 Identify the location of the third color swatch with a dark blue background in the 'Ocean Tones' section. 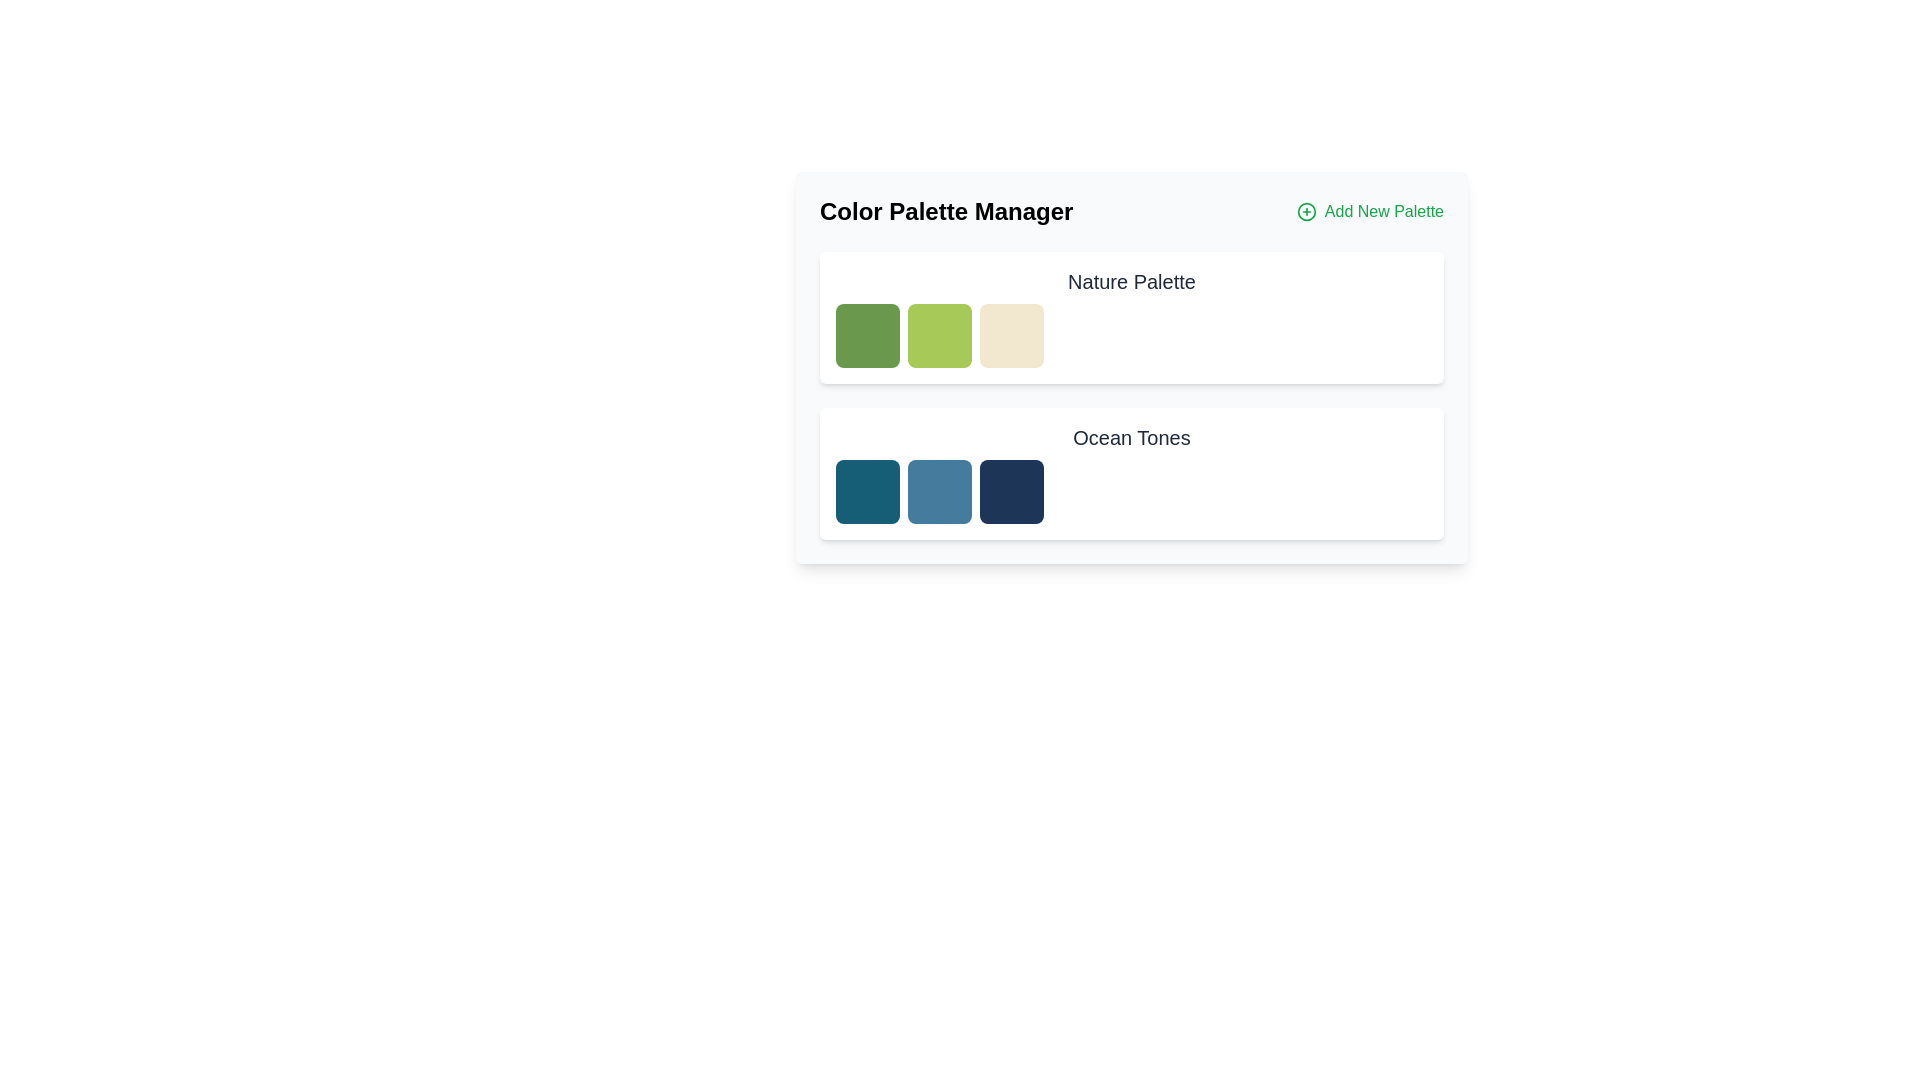
(1012, 492).